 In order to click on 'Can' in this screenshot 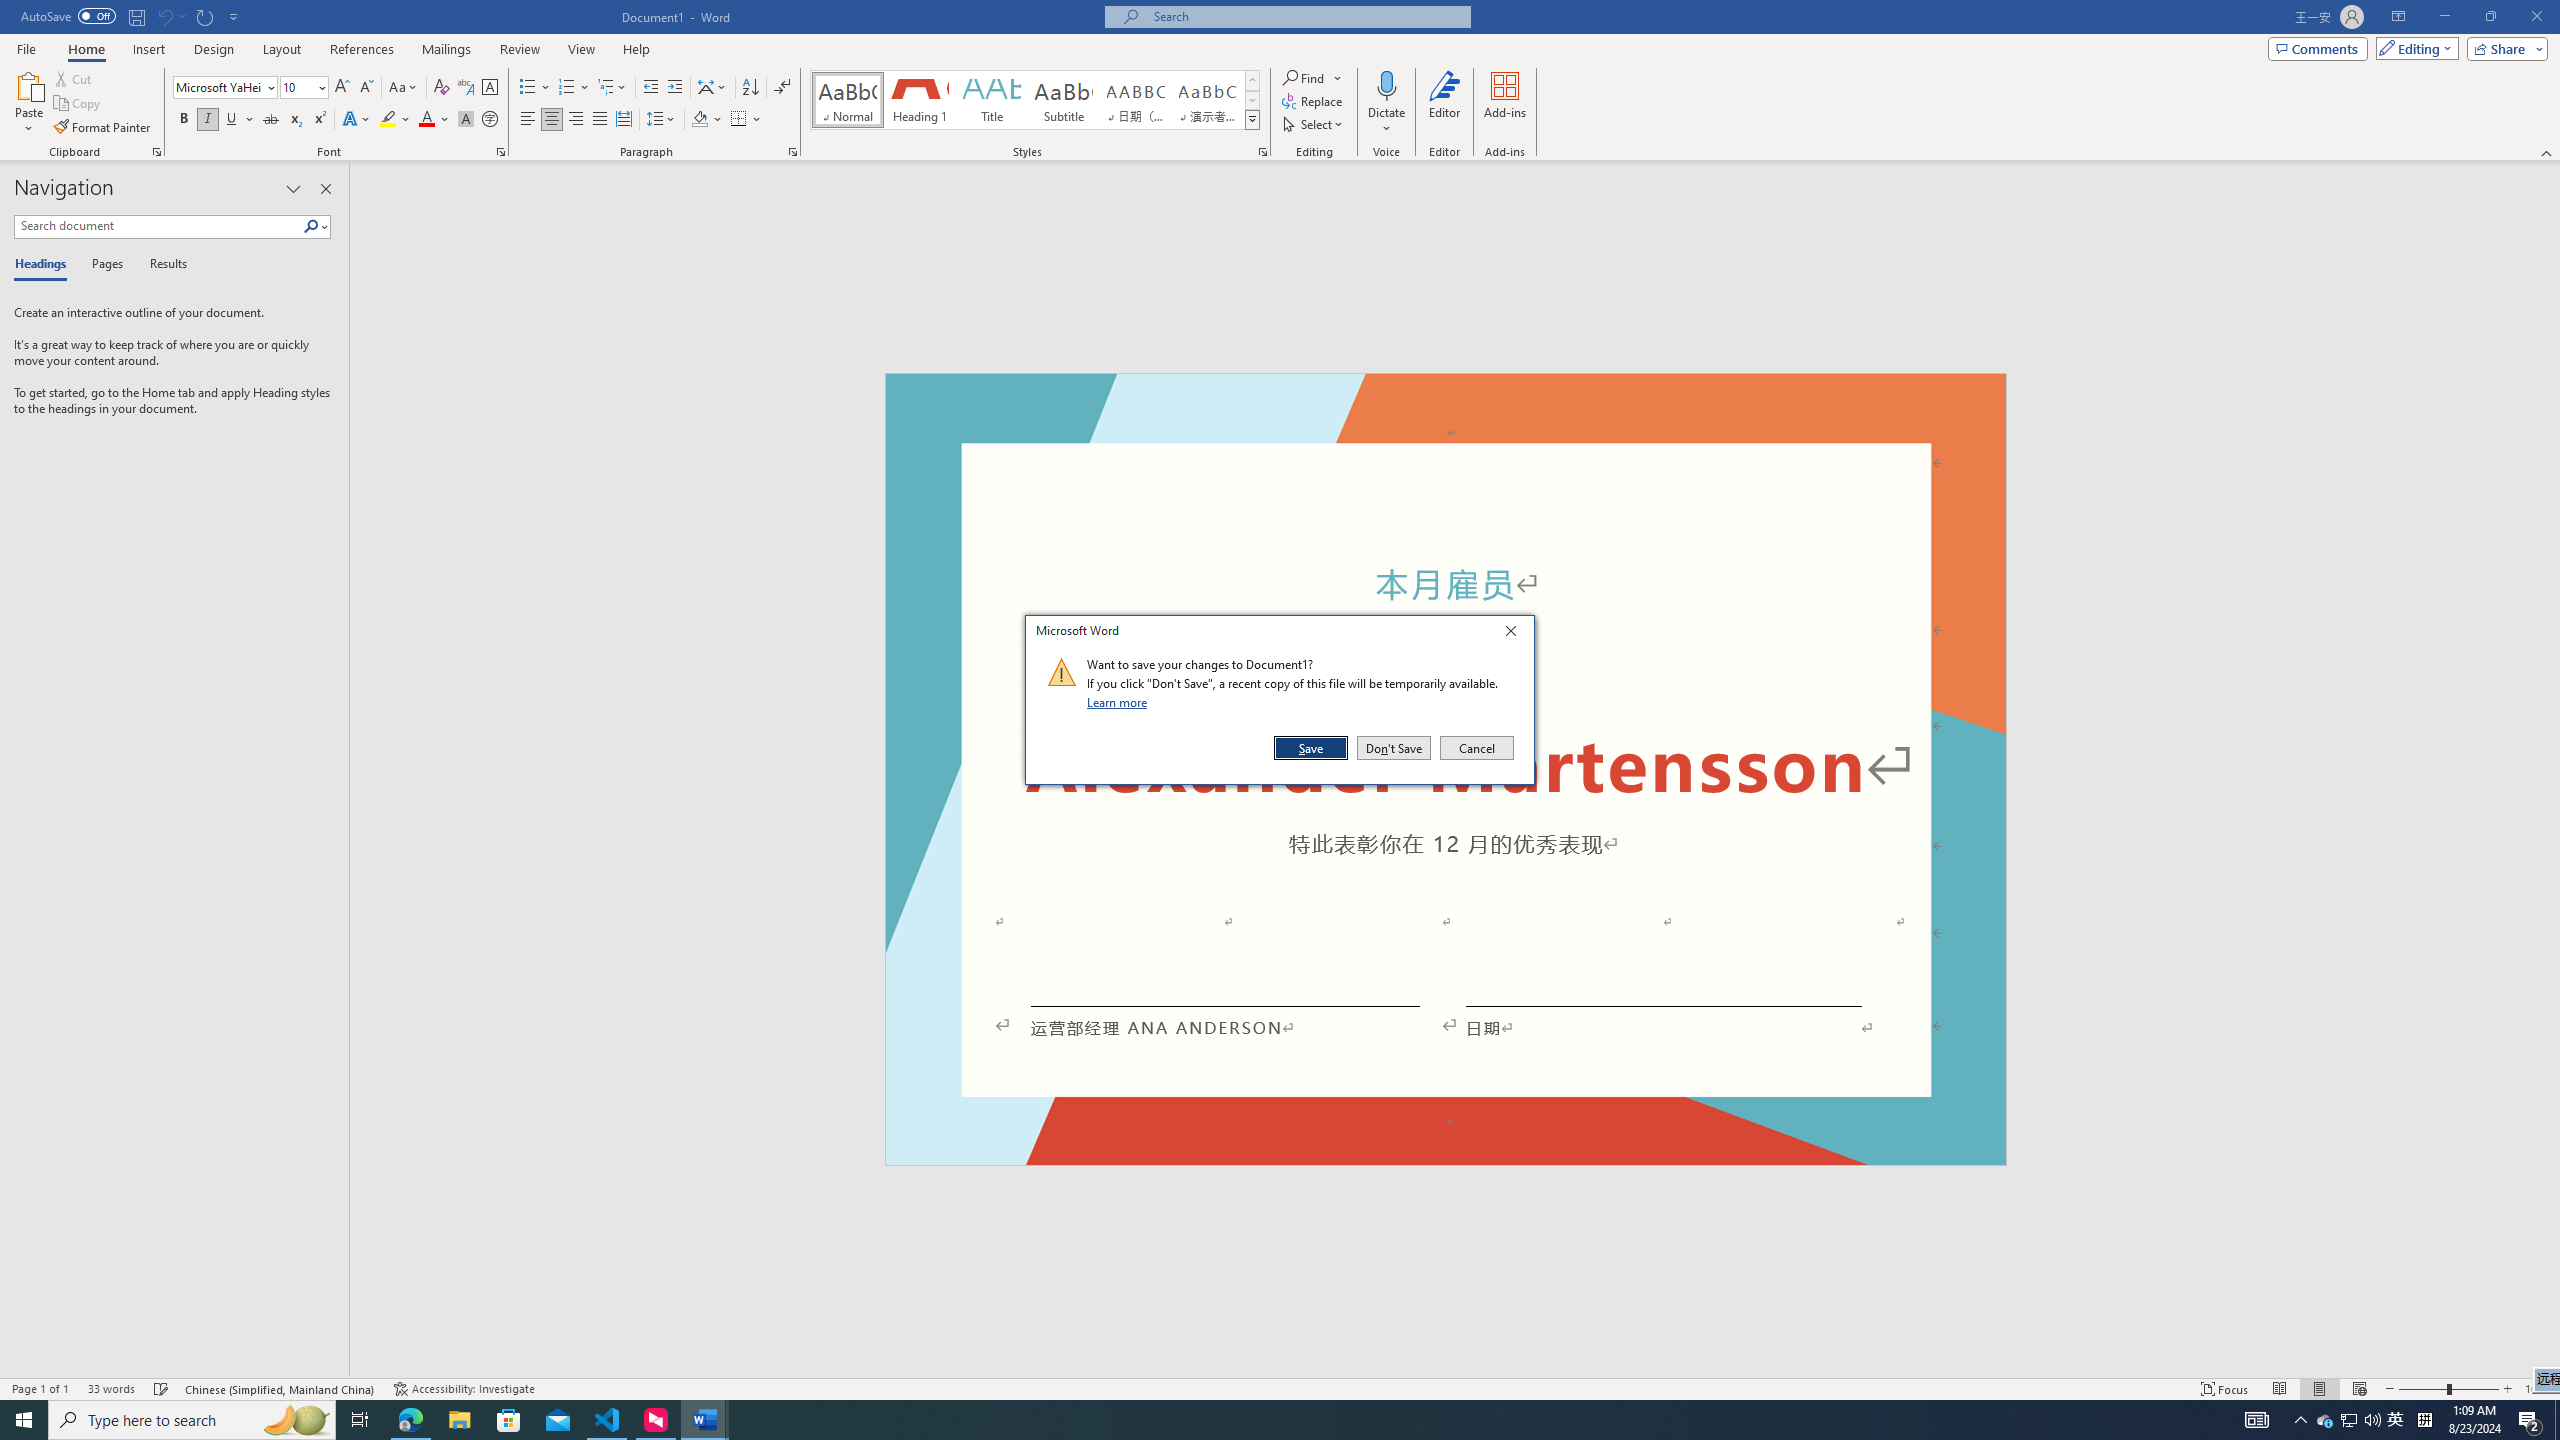, I will do `click(163, 15)`.